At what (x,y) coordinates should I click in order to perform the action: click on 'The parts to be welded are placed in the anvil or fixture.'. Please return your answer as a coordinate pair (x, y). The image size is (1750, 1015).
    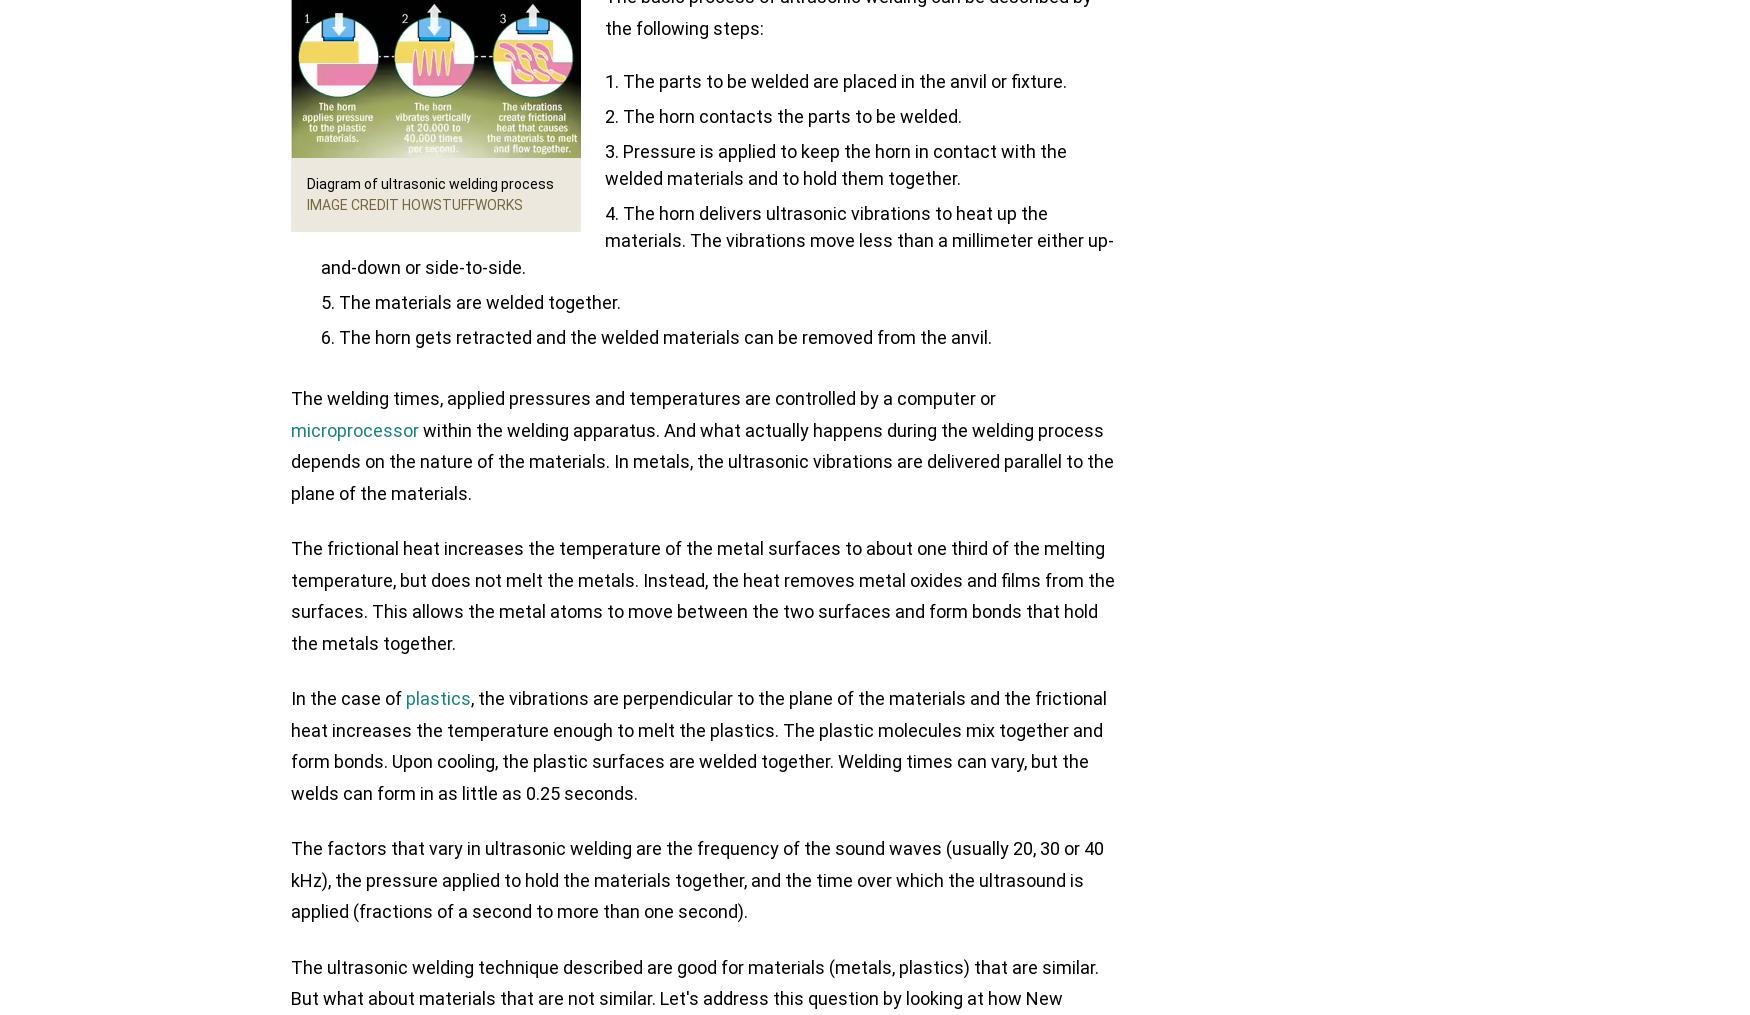
    Looking at the image, I should click on (845, 81).